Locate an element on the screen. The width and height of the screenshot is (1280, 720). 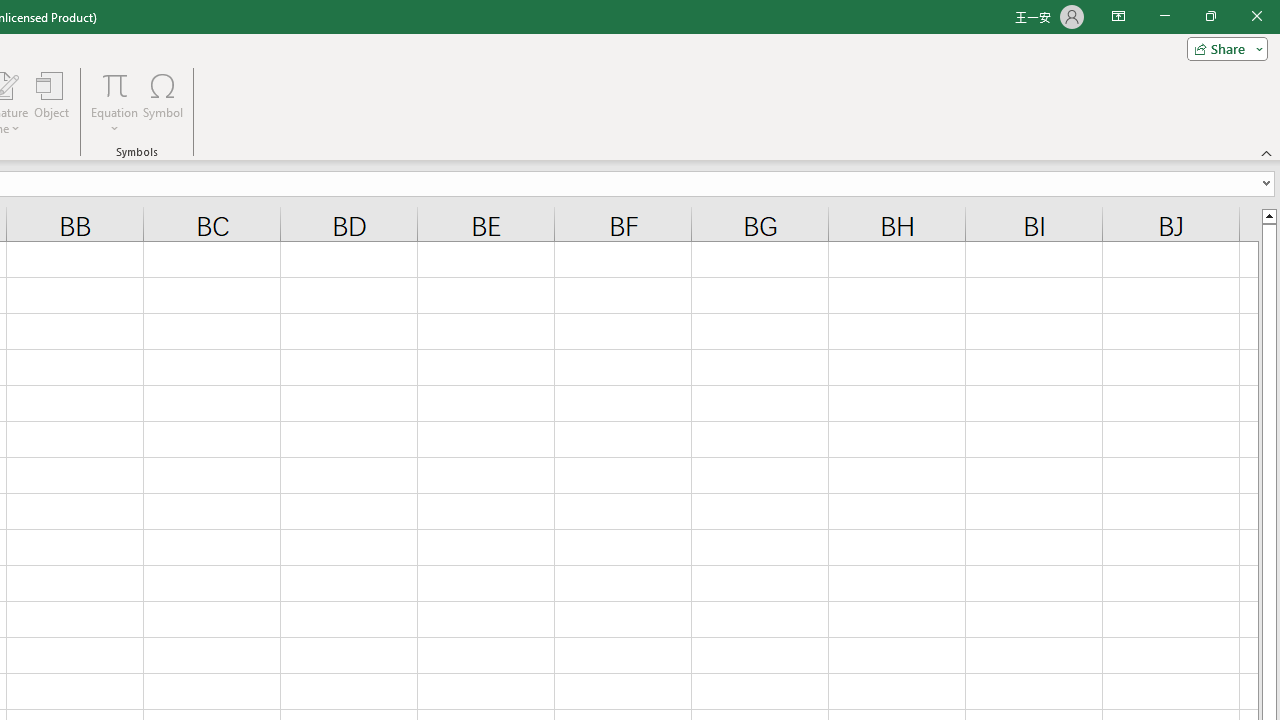
'Collapse the Ribbon' is located at coordinates (1266, 152).